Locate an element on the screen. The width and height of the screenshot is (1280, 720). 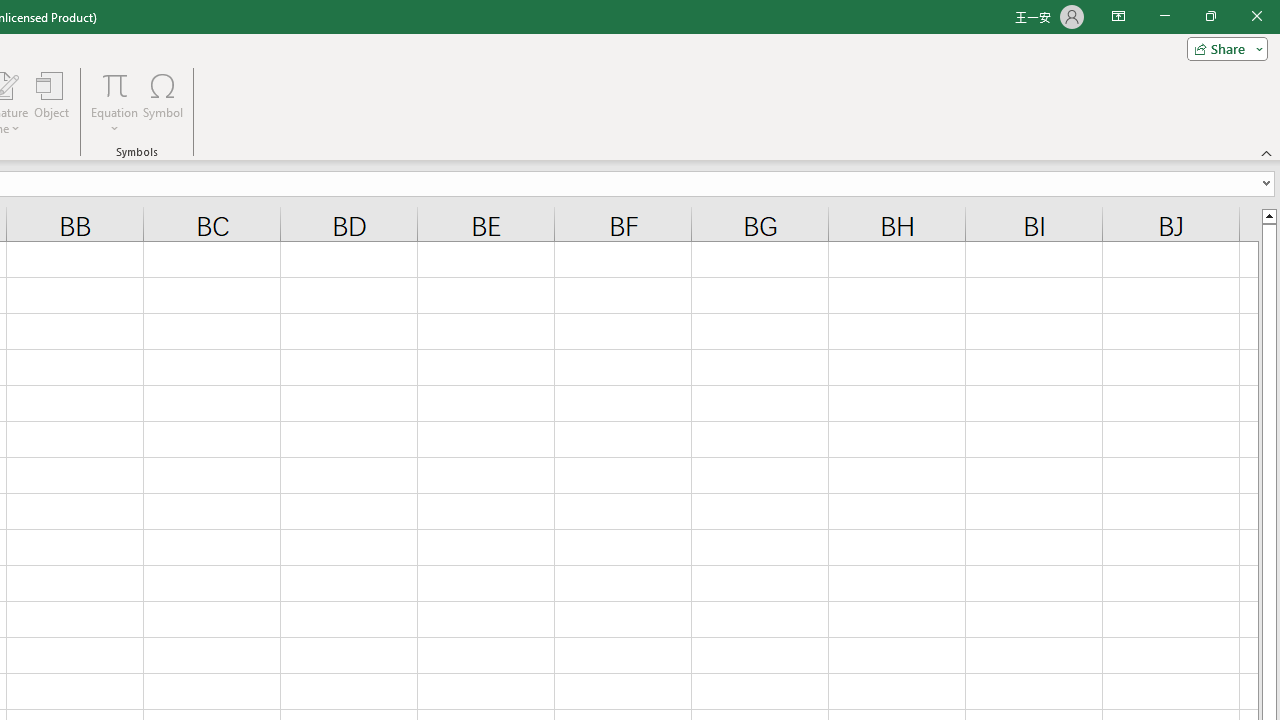
'Collapse the Ribbon' is located at coordinates (1266, 152).